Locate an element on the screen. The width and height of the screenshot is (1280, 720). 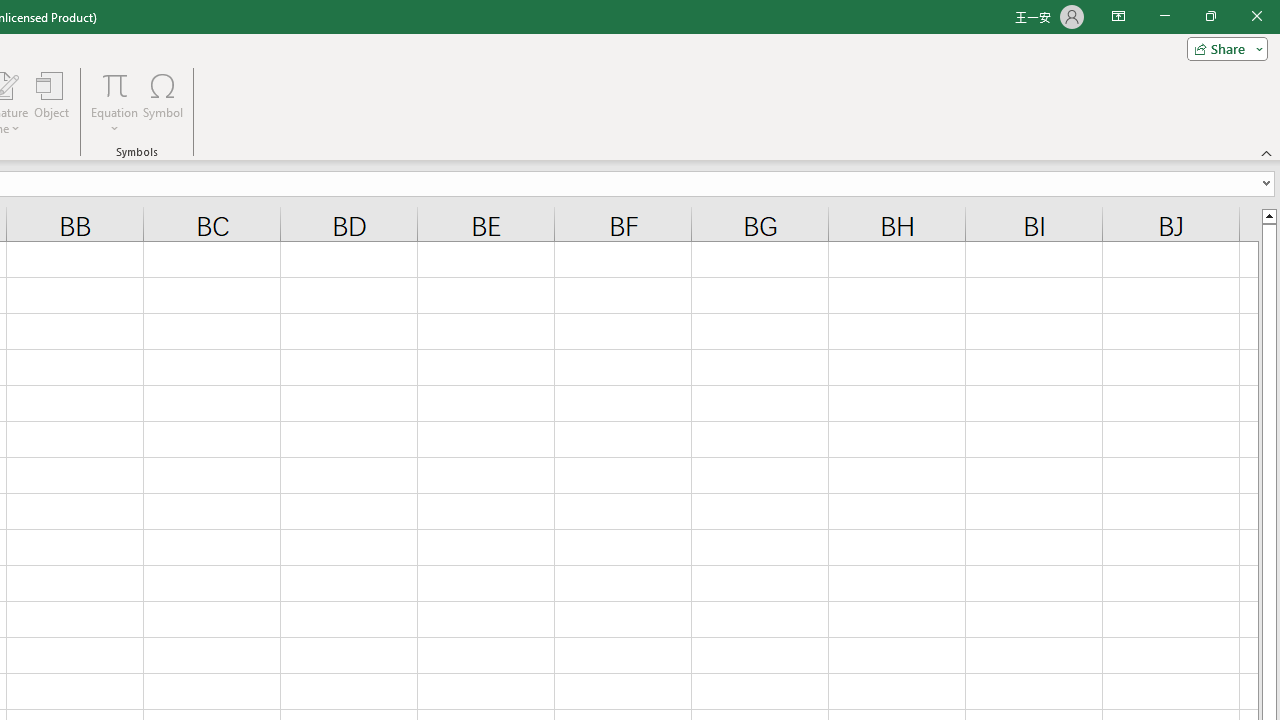
'Collapse the Ribbon' is located at coordinates (1266, 152).